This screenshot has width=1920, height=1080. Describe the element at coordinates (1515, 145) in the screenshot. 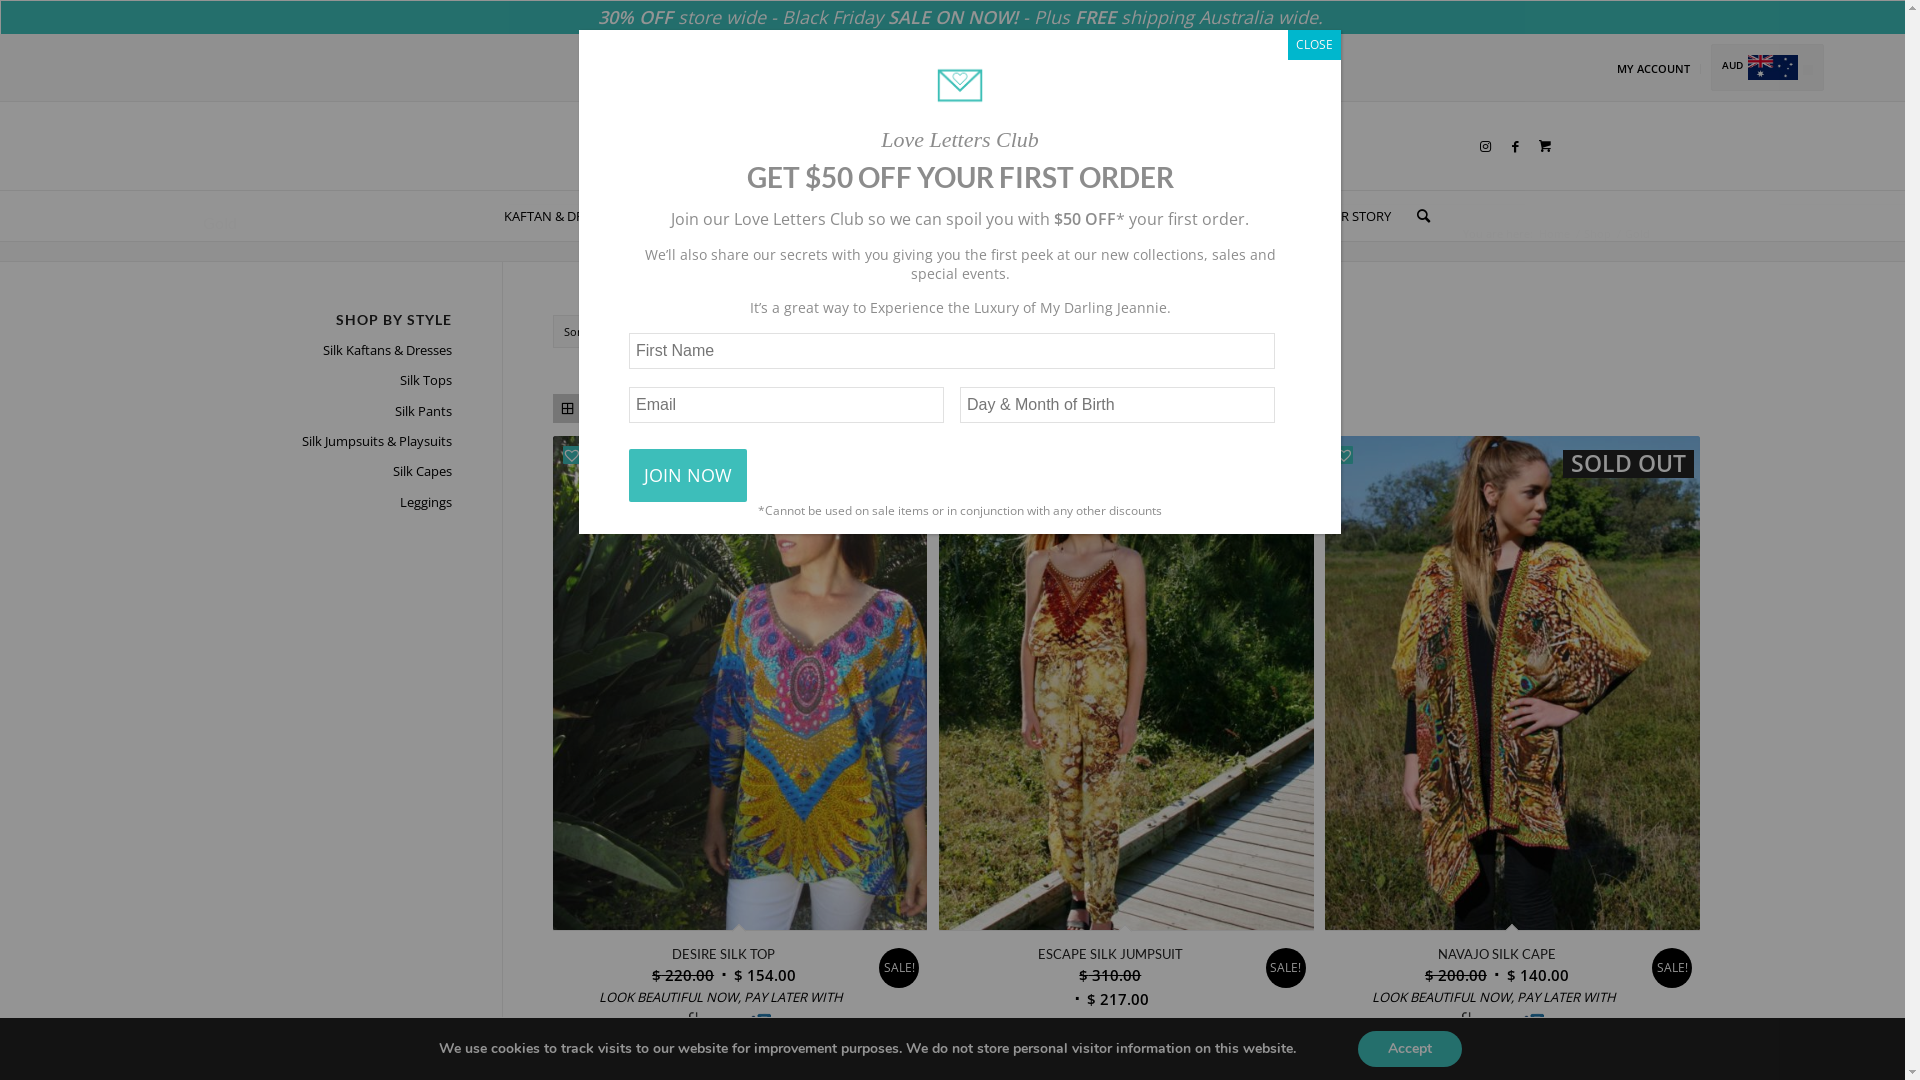

I see `'Facebook'` at that location.